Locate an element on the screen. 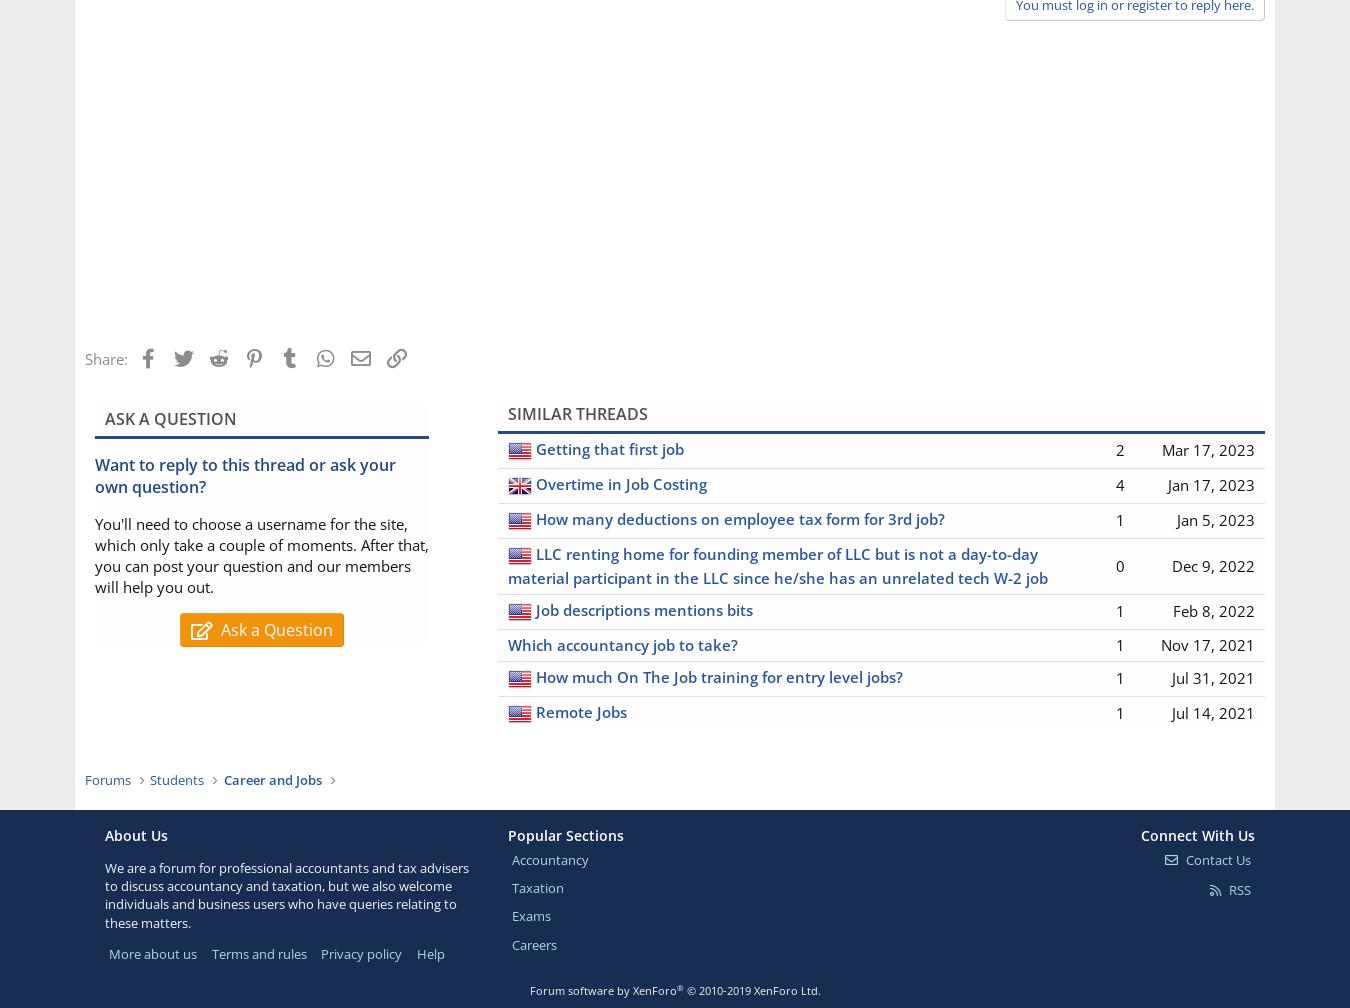 The width and height of the screenshot is (1350, 1008). 'Jul 31, 2021' is located at coordinates (1212, 677).